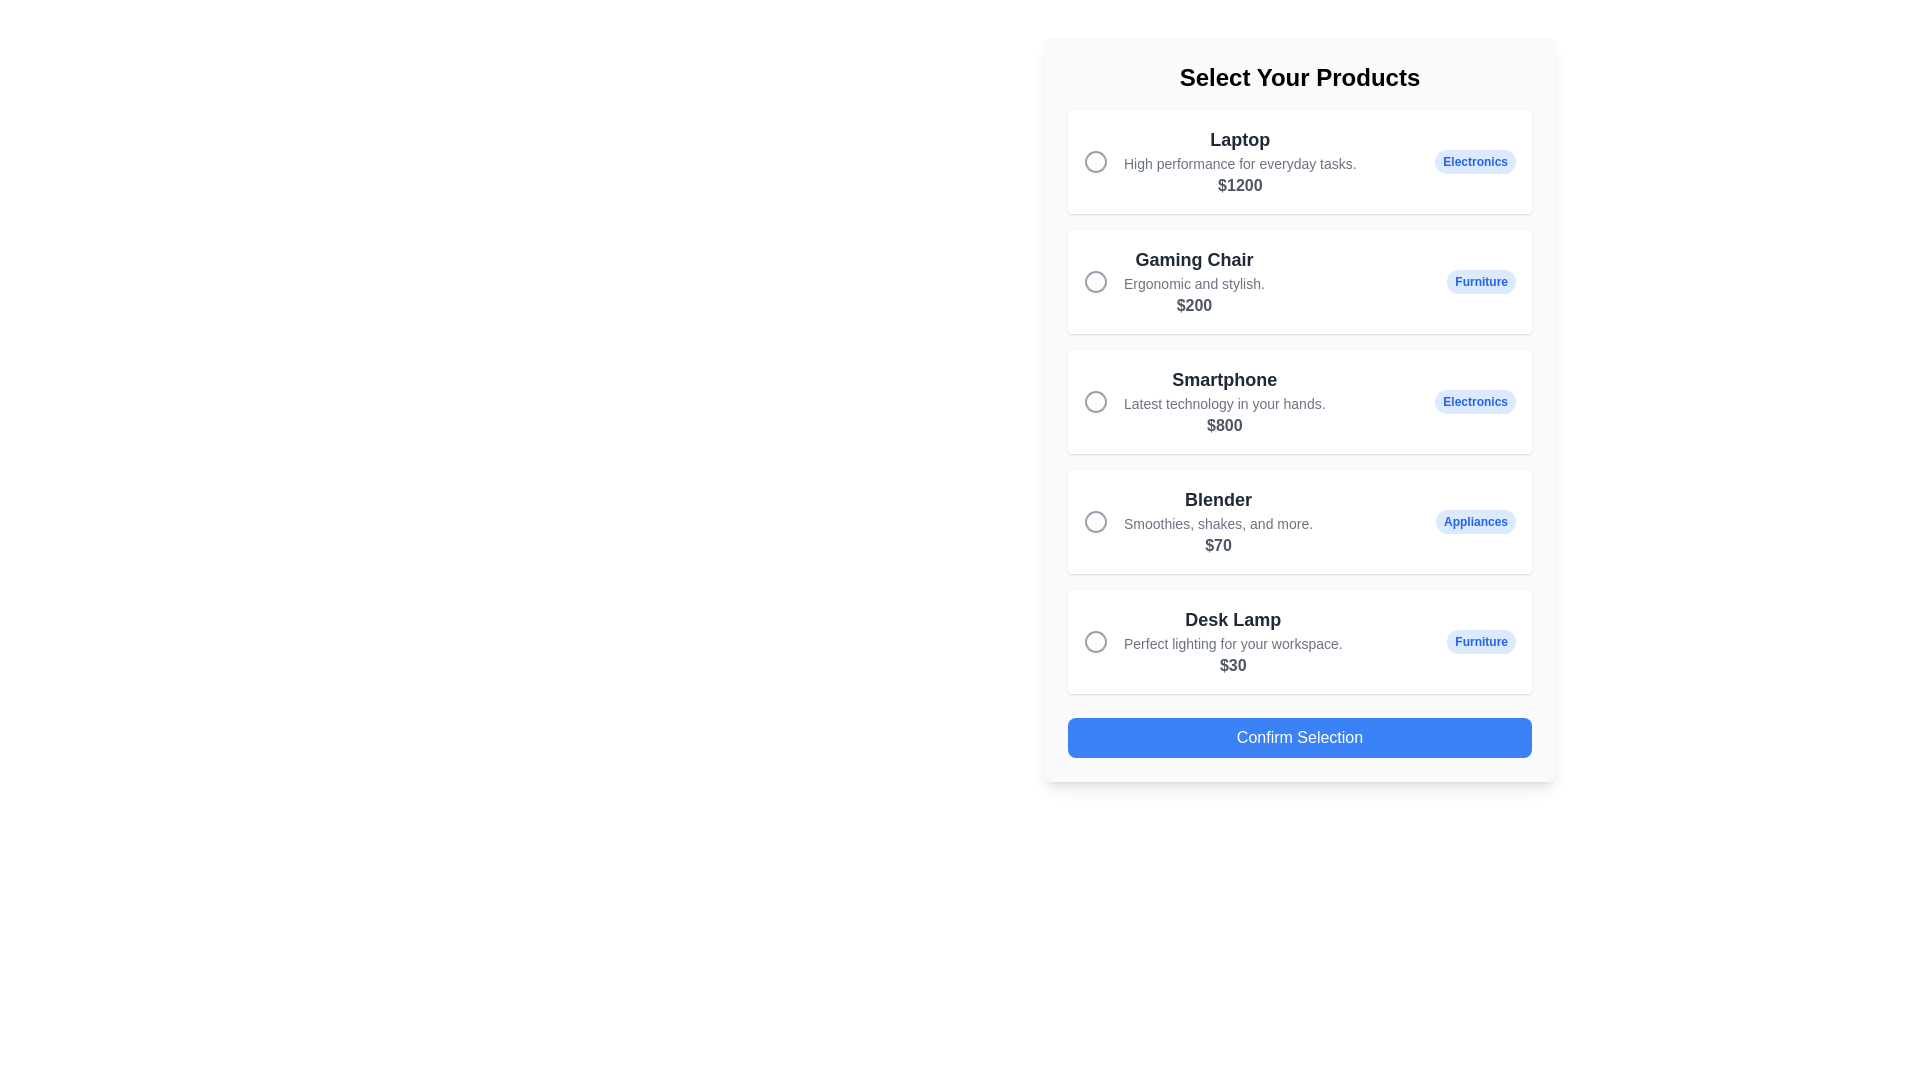 The width and height of the screenshot is (1920, 1080). What do you see at coordinates (1094, 641) in the screenshot?
I see `the circular radio button located to the left of the 'Desk Lamp' text` at bounding box center [1094, 641].